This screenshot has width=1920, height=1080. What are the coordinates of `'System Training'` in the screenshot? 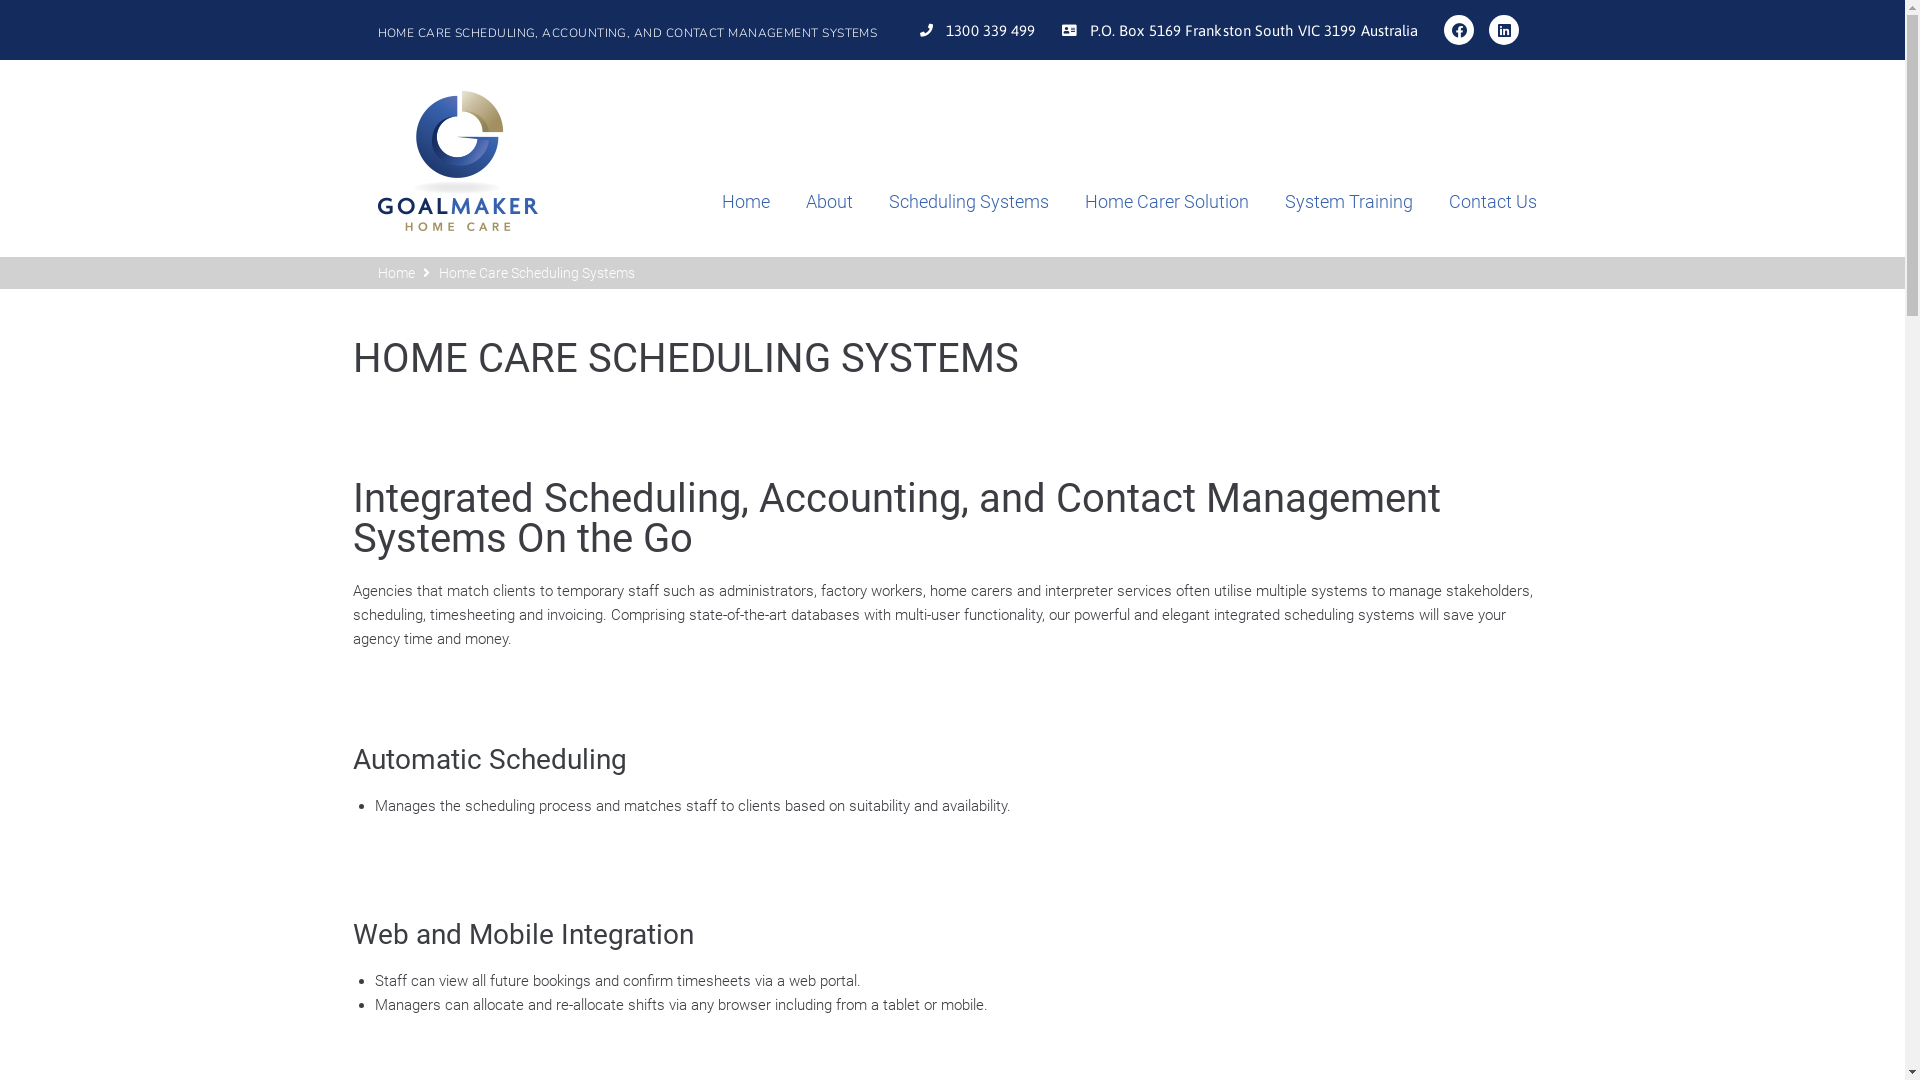 It's located at (1330, 202).